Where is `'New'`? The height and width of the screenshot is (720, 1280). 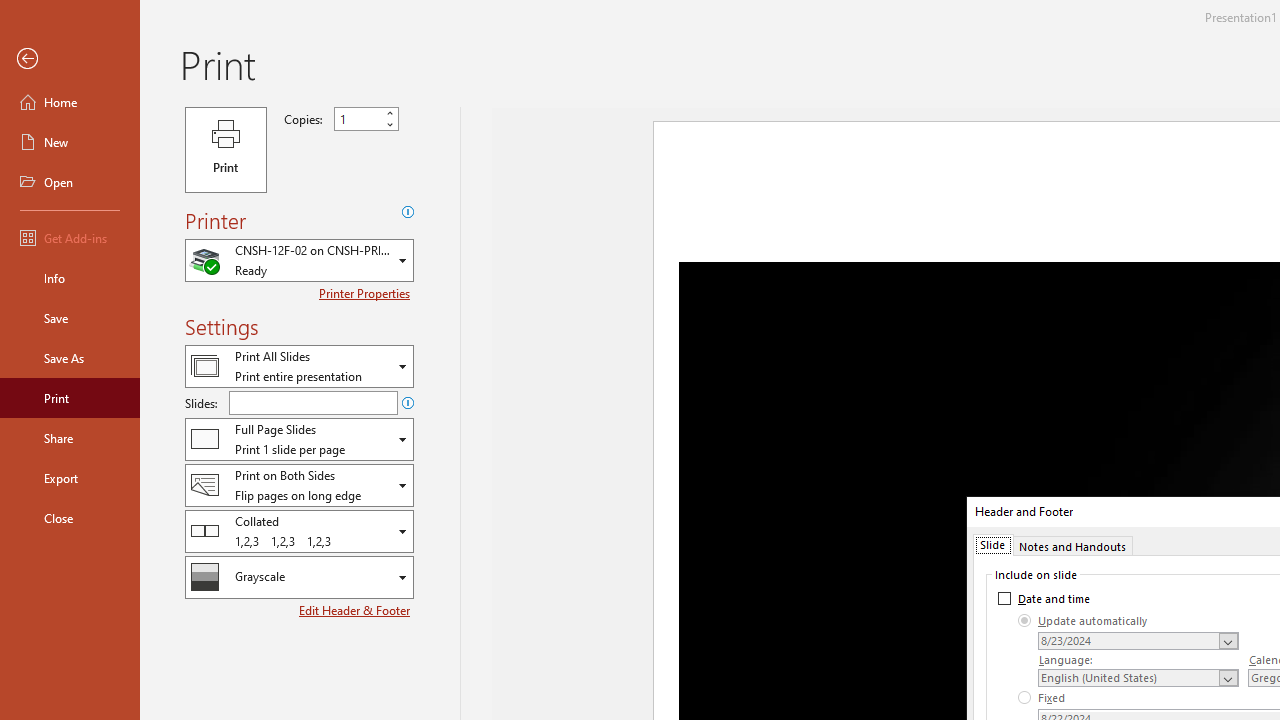 'New' is located at coordinates (69, 140).